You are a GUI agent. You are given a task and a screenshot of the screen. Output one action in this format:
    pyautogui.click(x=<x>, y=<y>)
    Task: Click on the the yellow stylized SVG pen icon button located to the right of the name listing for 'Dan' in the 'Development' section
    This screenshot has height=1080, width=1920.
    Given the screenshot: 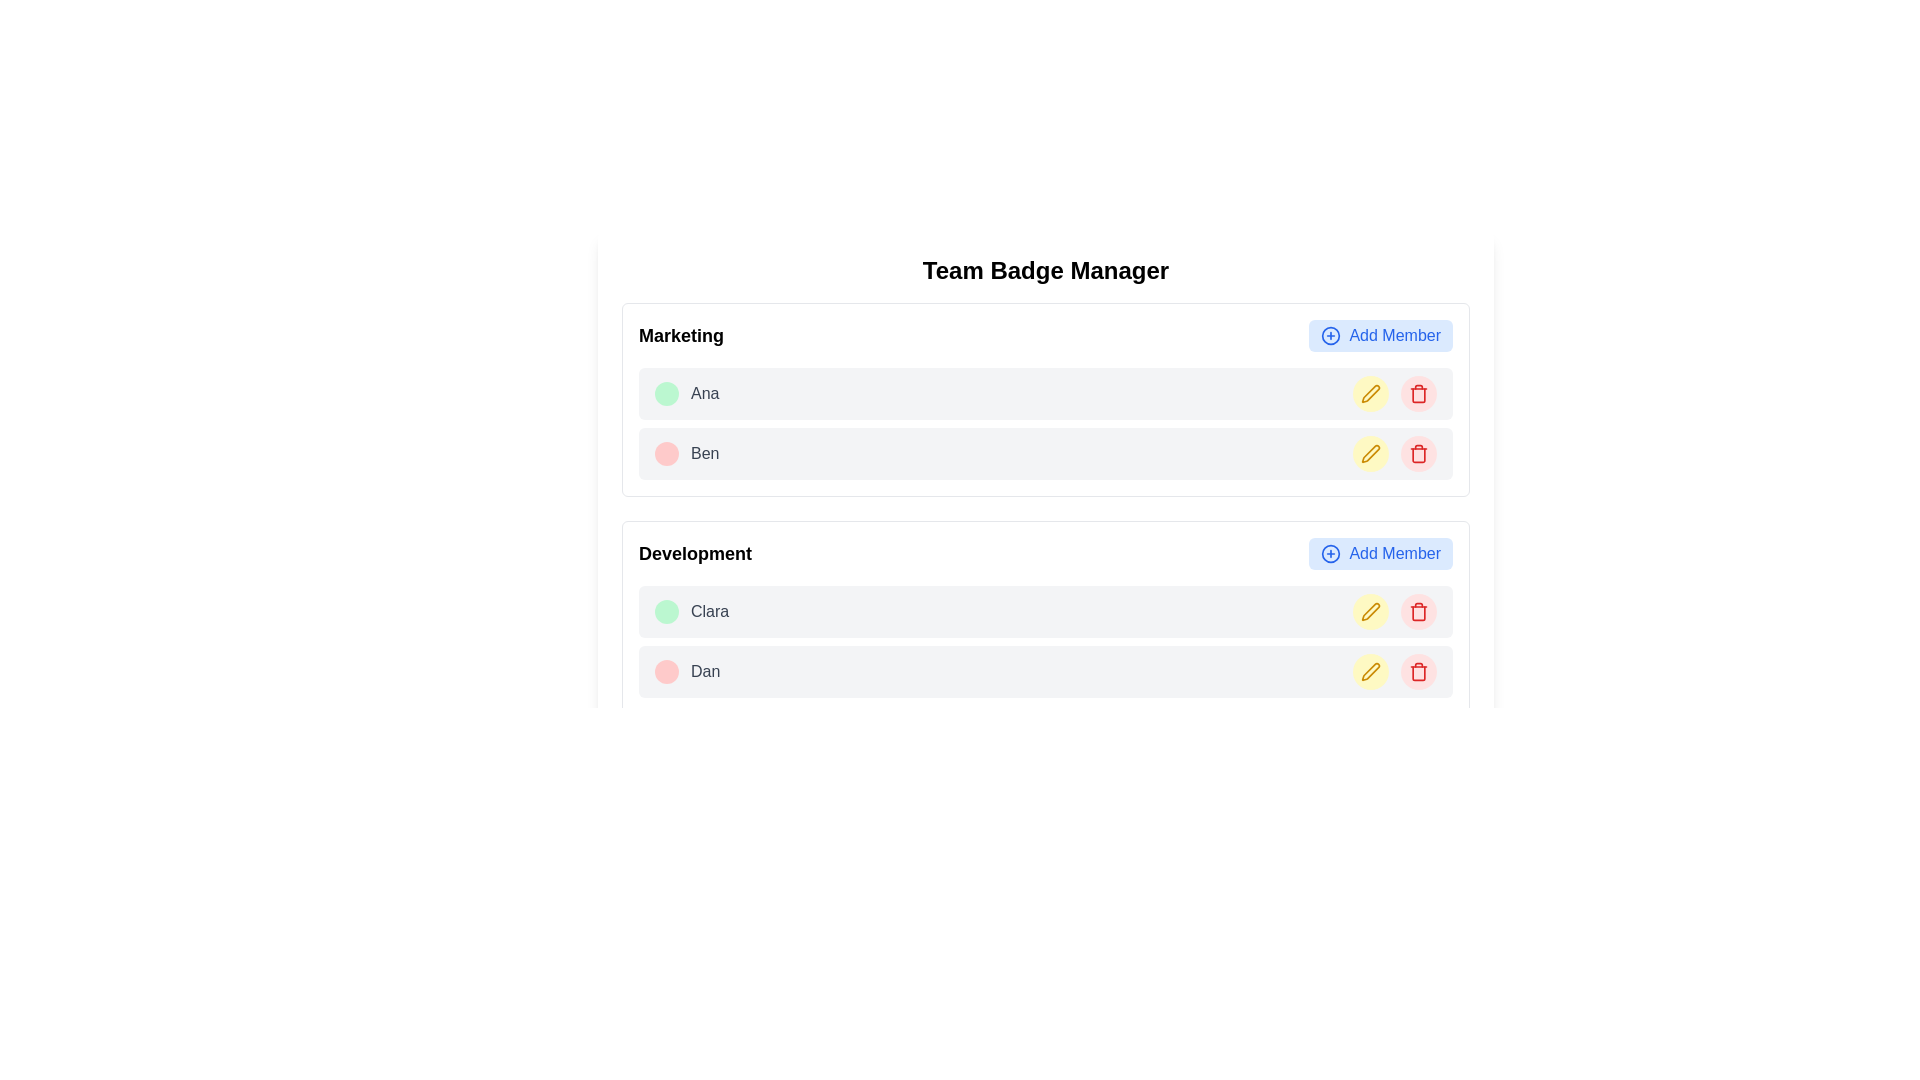 What is the action you would take?
    pyautogui.click(x=1370, y=671)
    